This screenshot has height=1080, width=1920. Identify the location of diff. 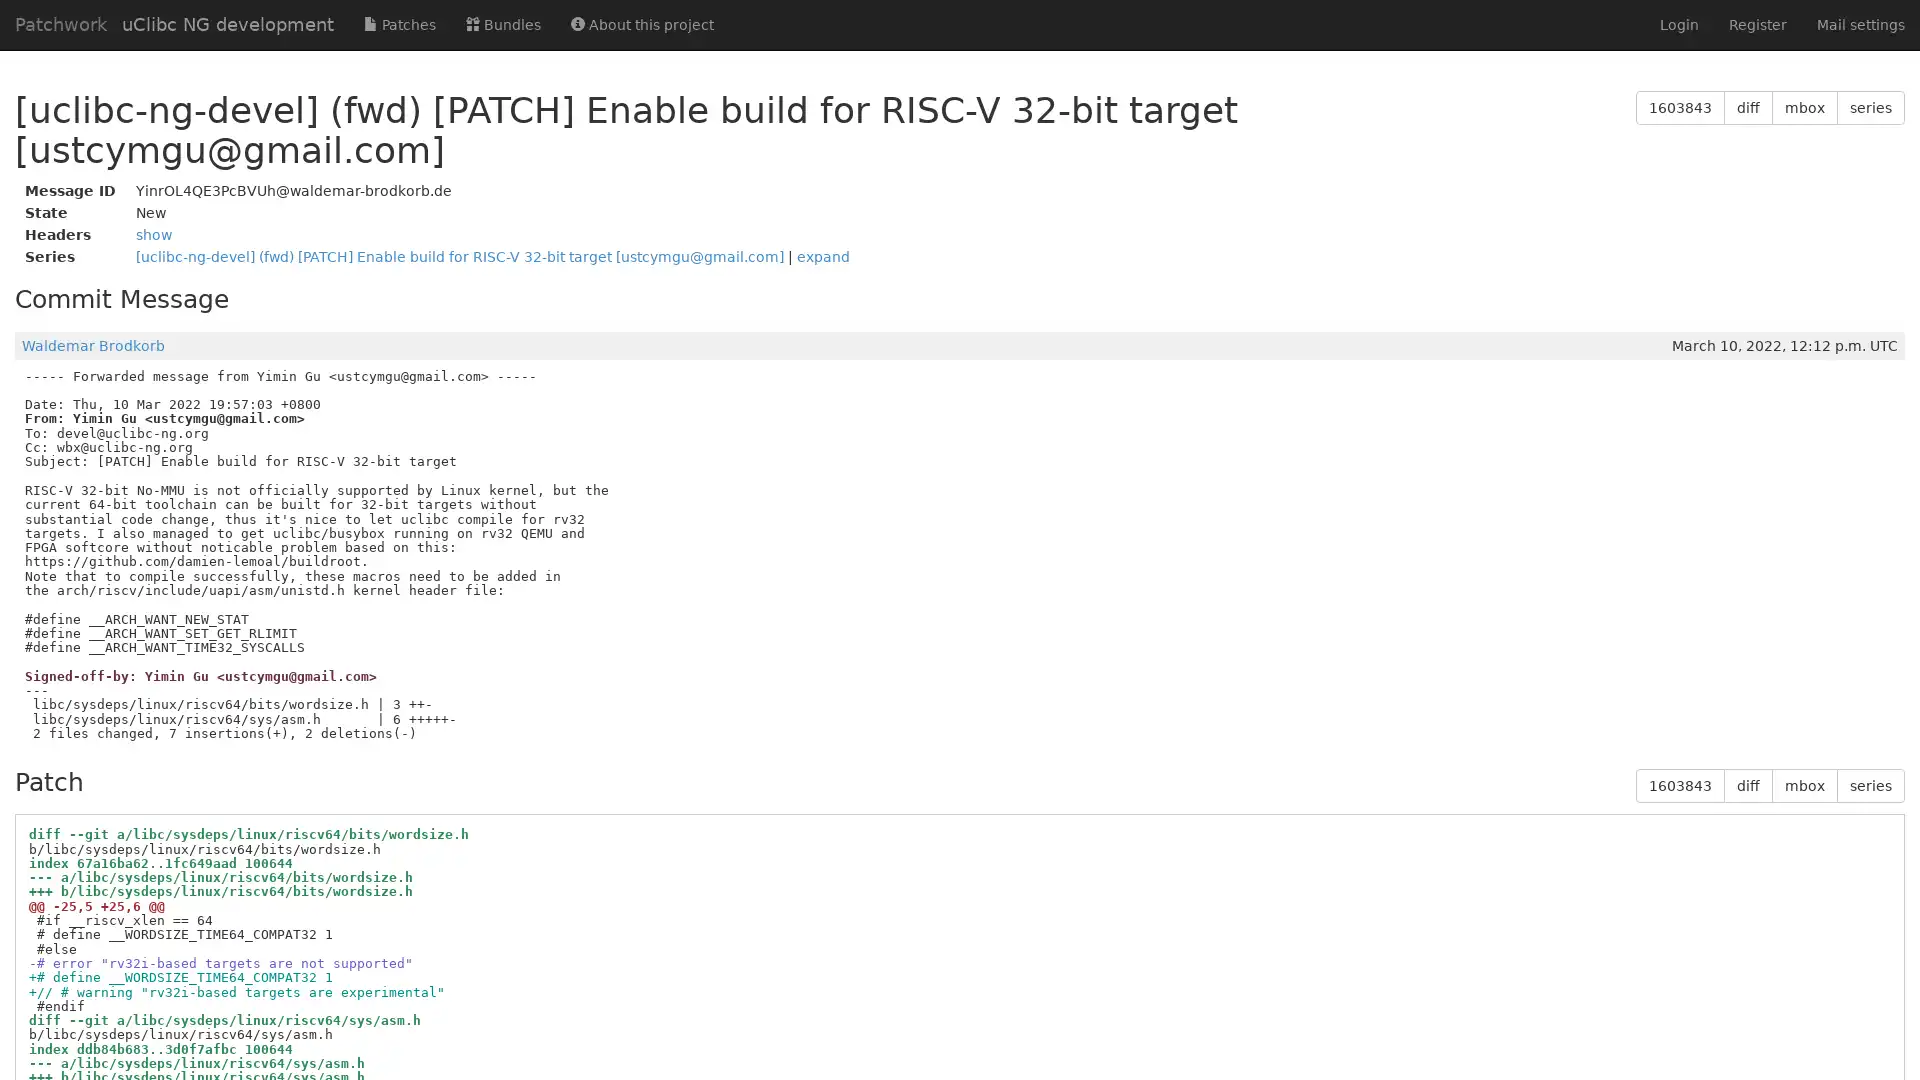
(1747, 784).